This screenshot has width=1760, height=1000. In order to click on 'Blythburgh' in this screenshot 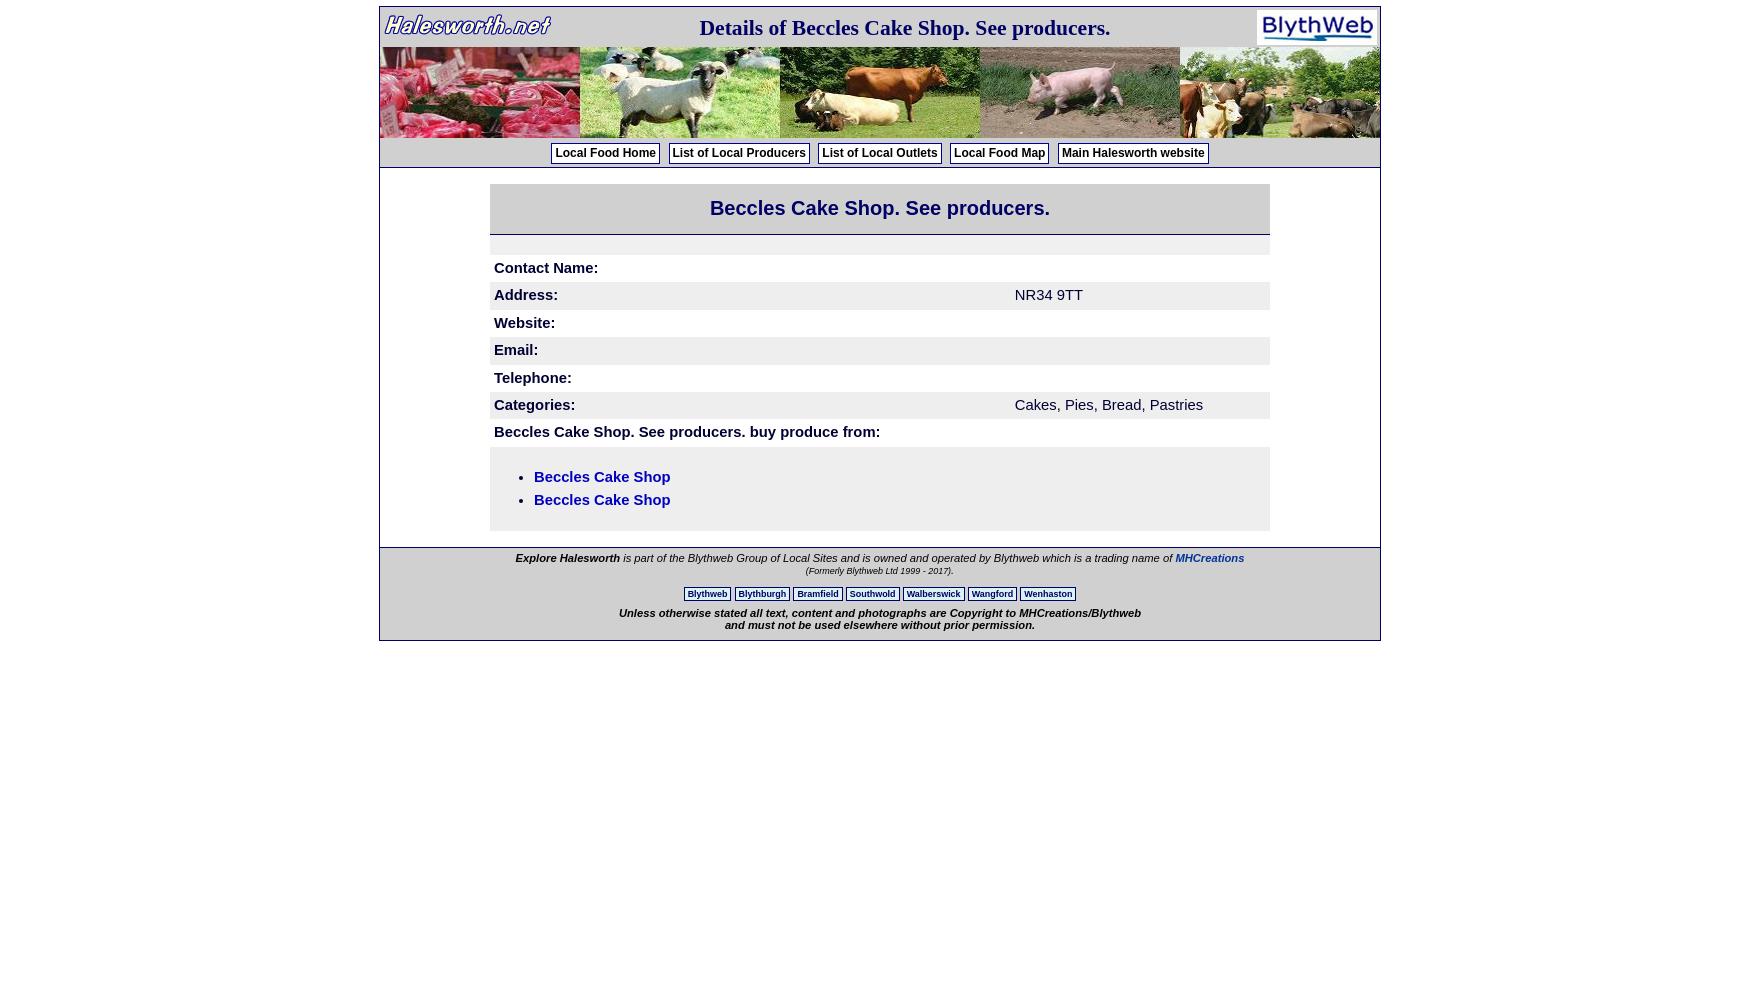, I will do `click(761, 593)`.